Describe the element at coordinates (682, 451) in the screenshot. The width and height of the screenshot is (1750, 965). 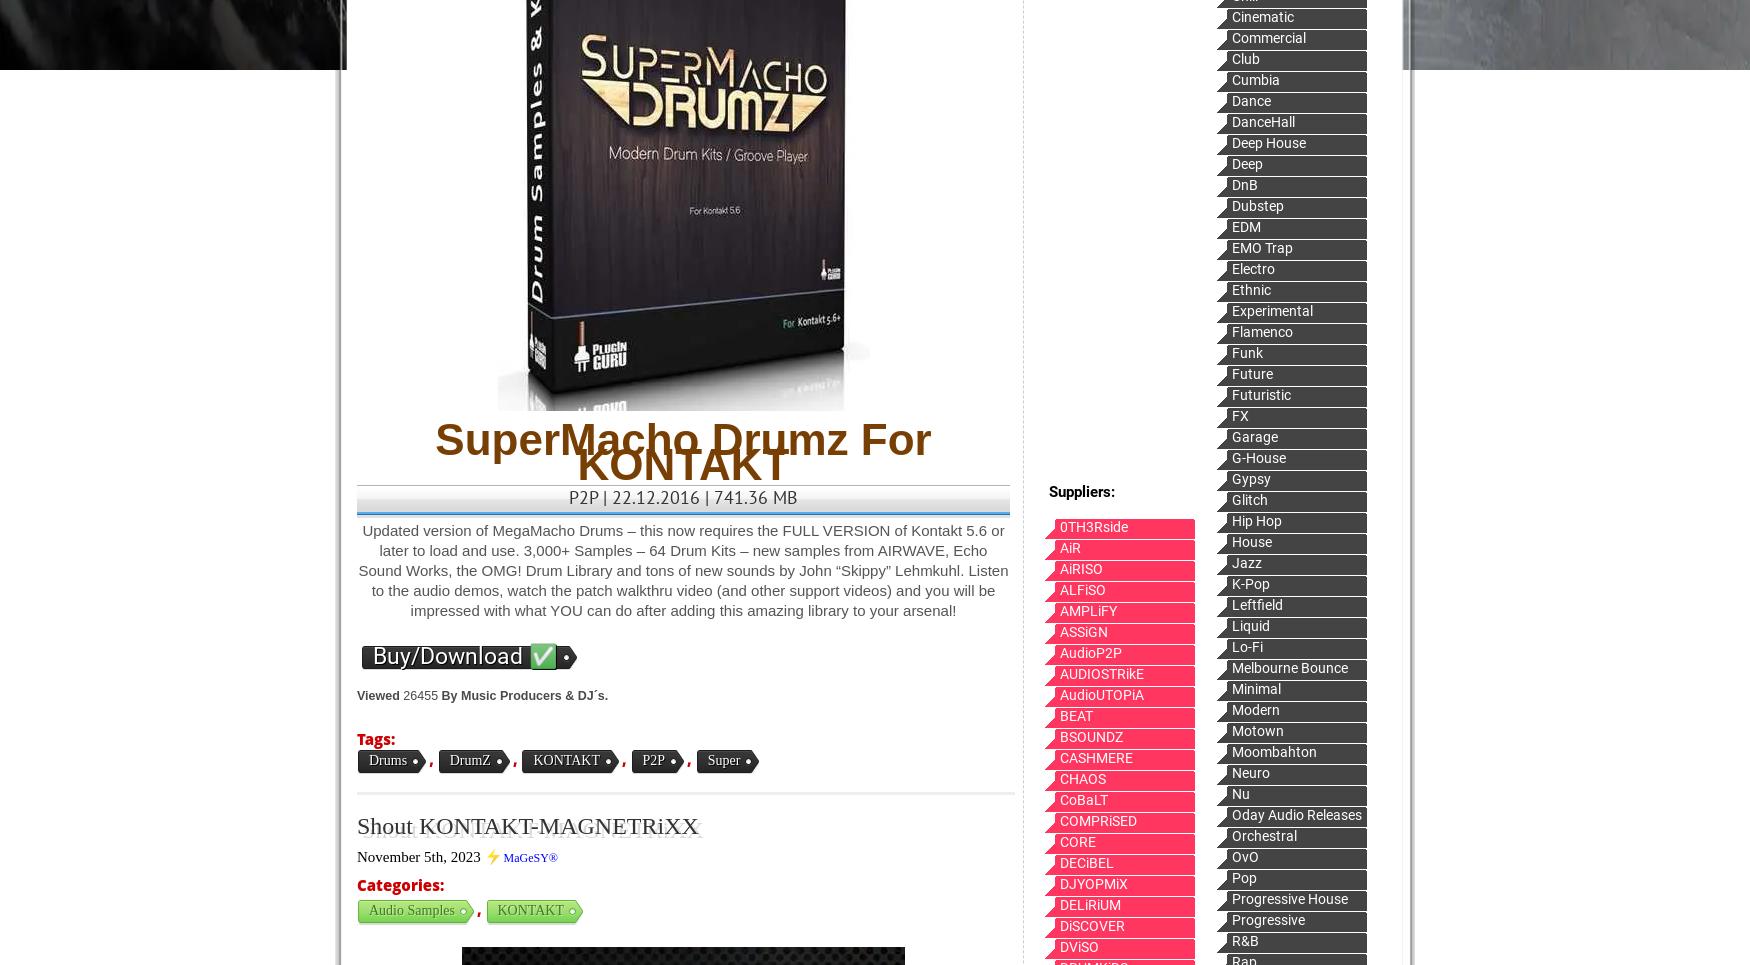
I see `'SuperMacho Drumz For KONTAKT'` at that location.